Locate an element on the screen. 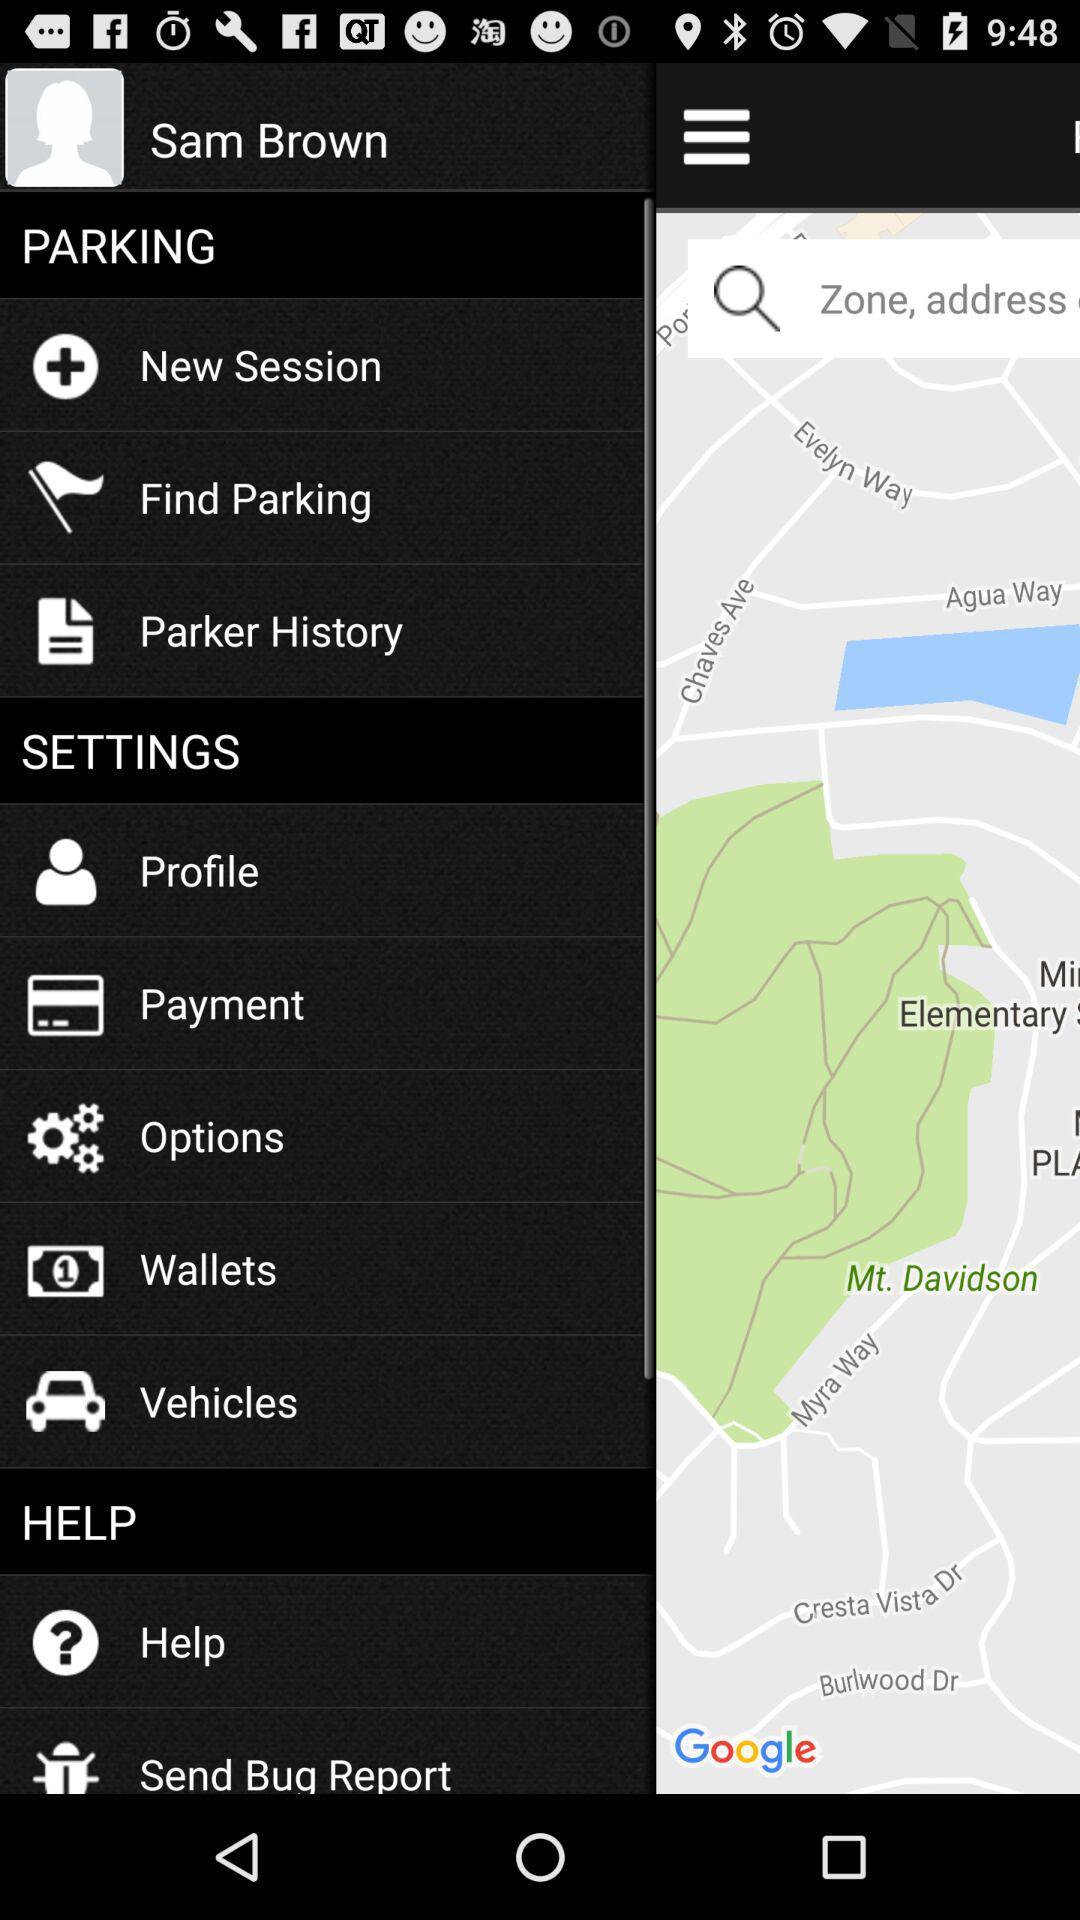 This screenshot has width=1080, height=1920. the icon next to the find parking is located at coordinates (392, 138).